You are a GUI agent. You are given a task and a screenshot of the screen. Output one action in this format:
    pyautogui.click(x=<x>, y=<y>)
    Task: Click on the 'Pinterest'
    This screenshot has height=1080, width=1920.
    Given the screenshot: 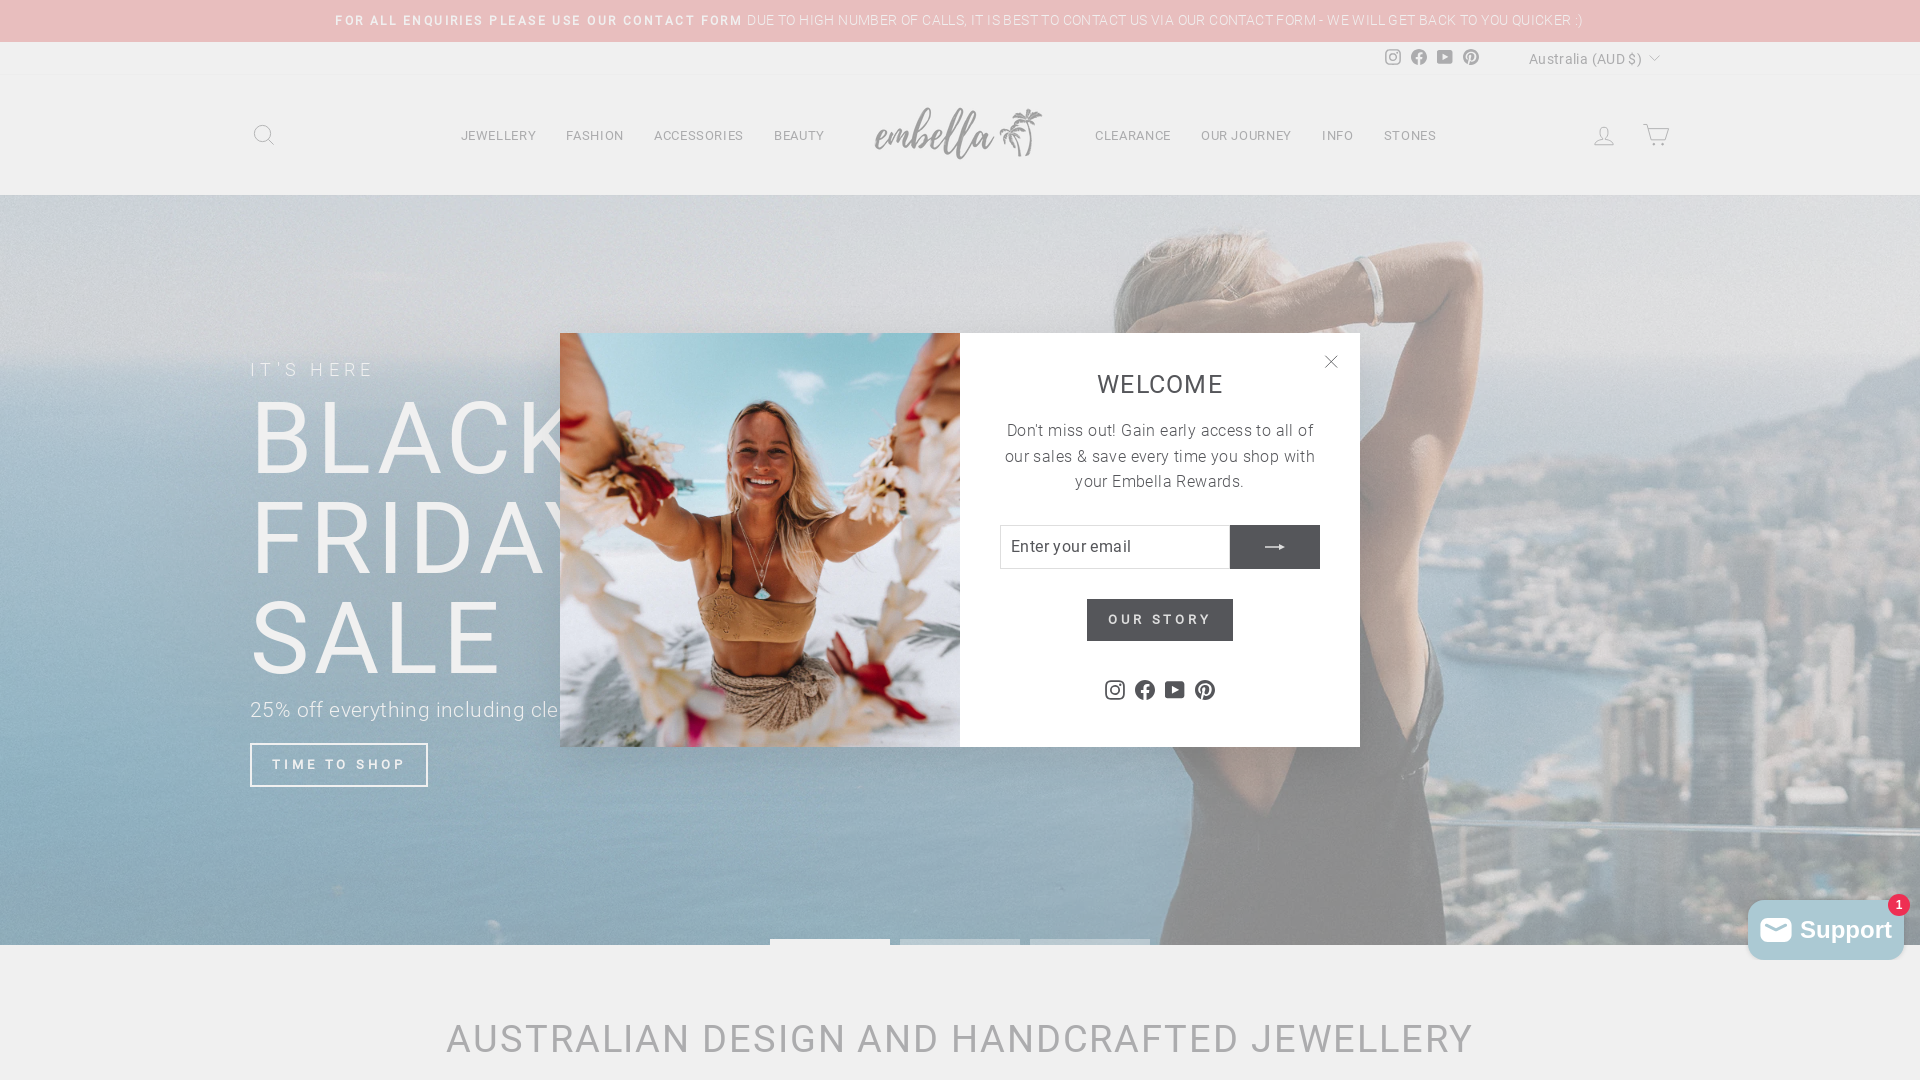 What is the action you would take?
    pyautogui.click(x=1458, y=57)
    